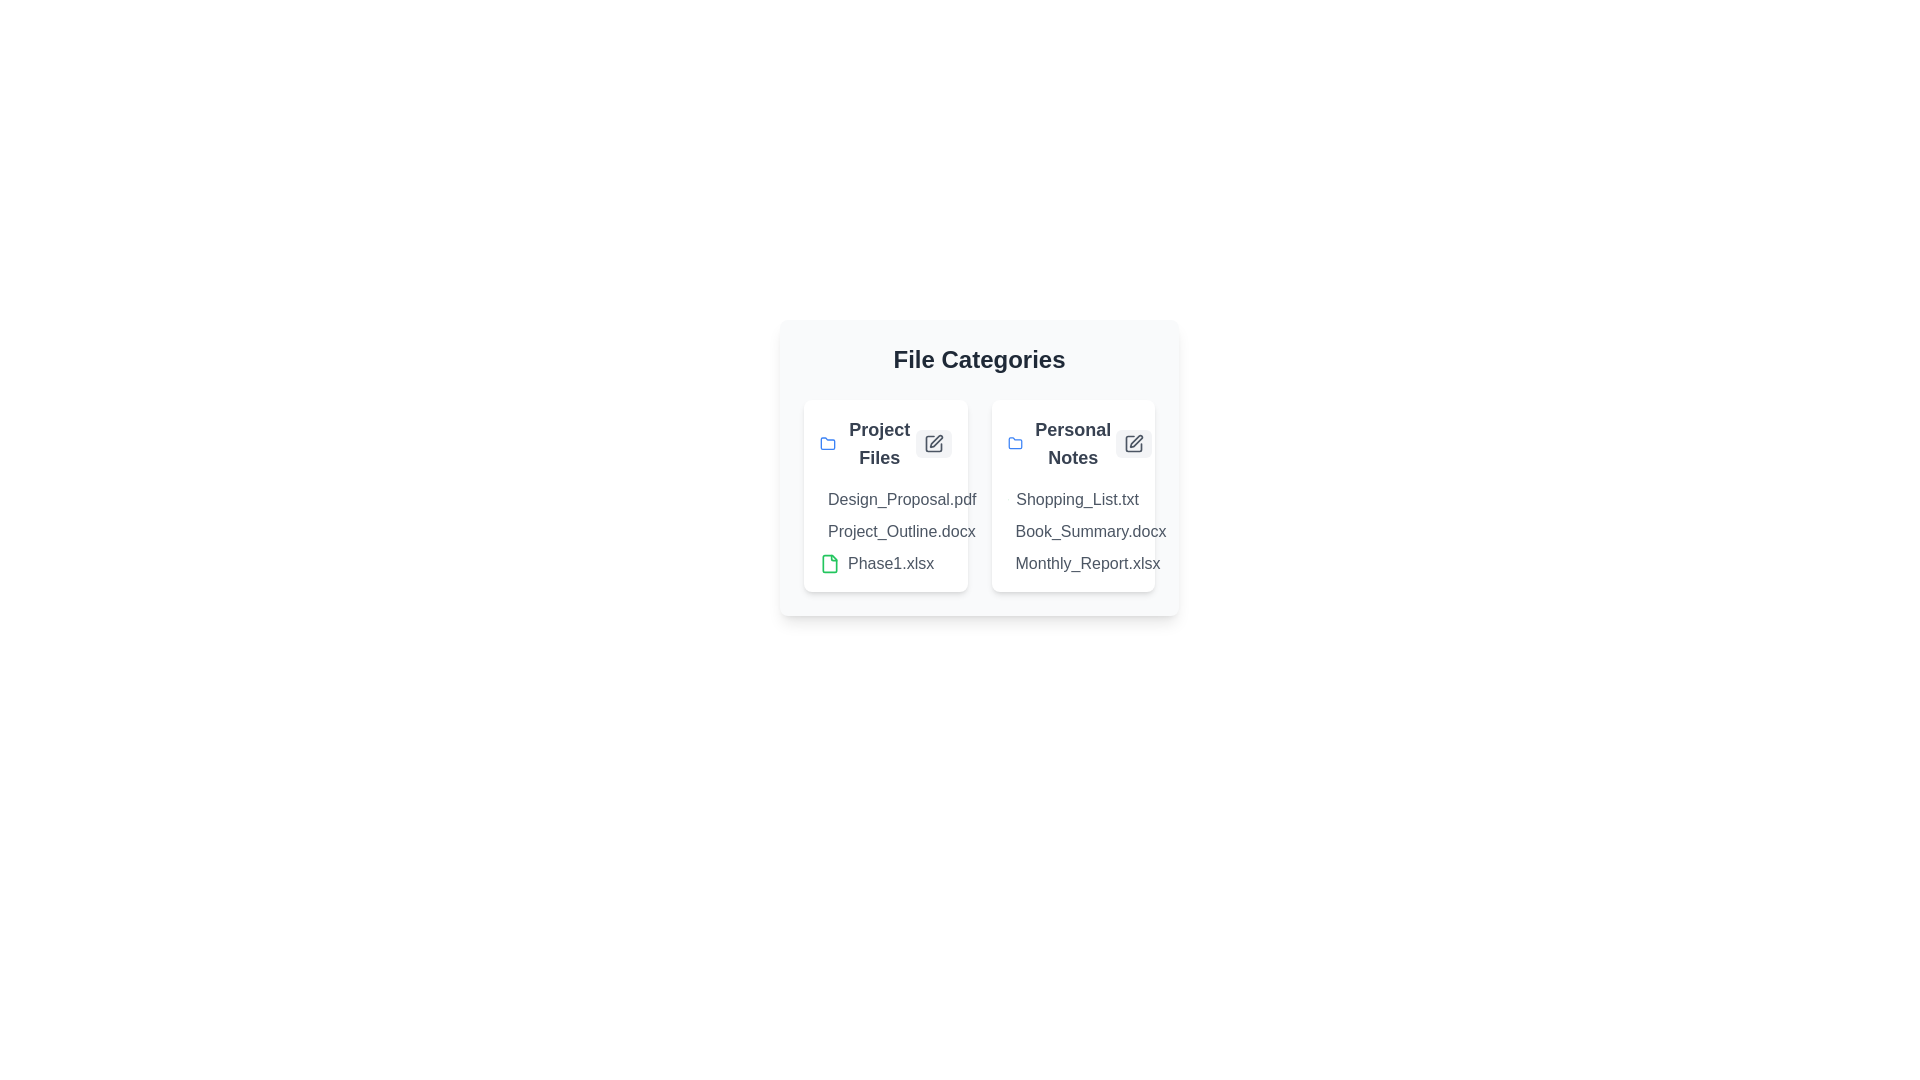 This screenshot has width=1920, height=1080. Describe the element at coordinates (1007, 499) in the screenshot. I see `the text of the document named Shopping_List.txt in the list` at that location.